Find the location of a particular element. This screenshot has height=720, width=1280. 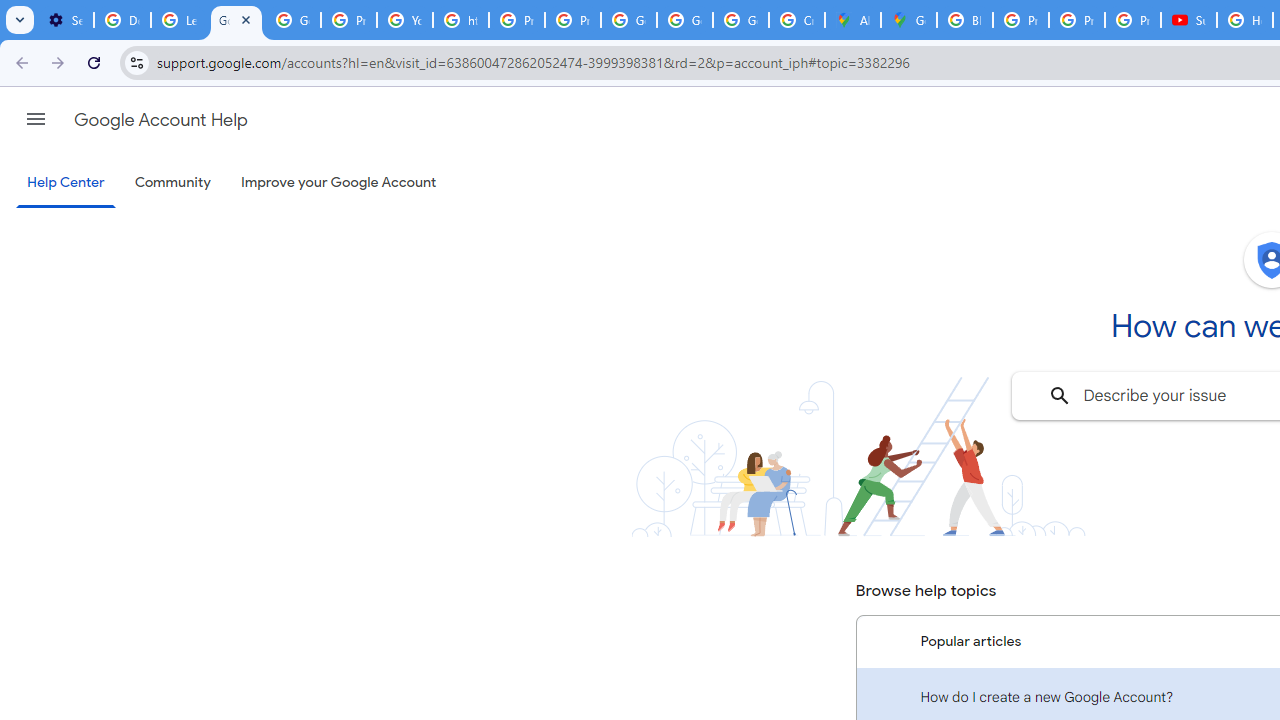

'Google Maps' is located at coordinates (907, 20).